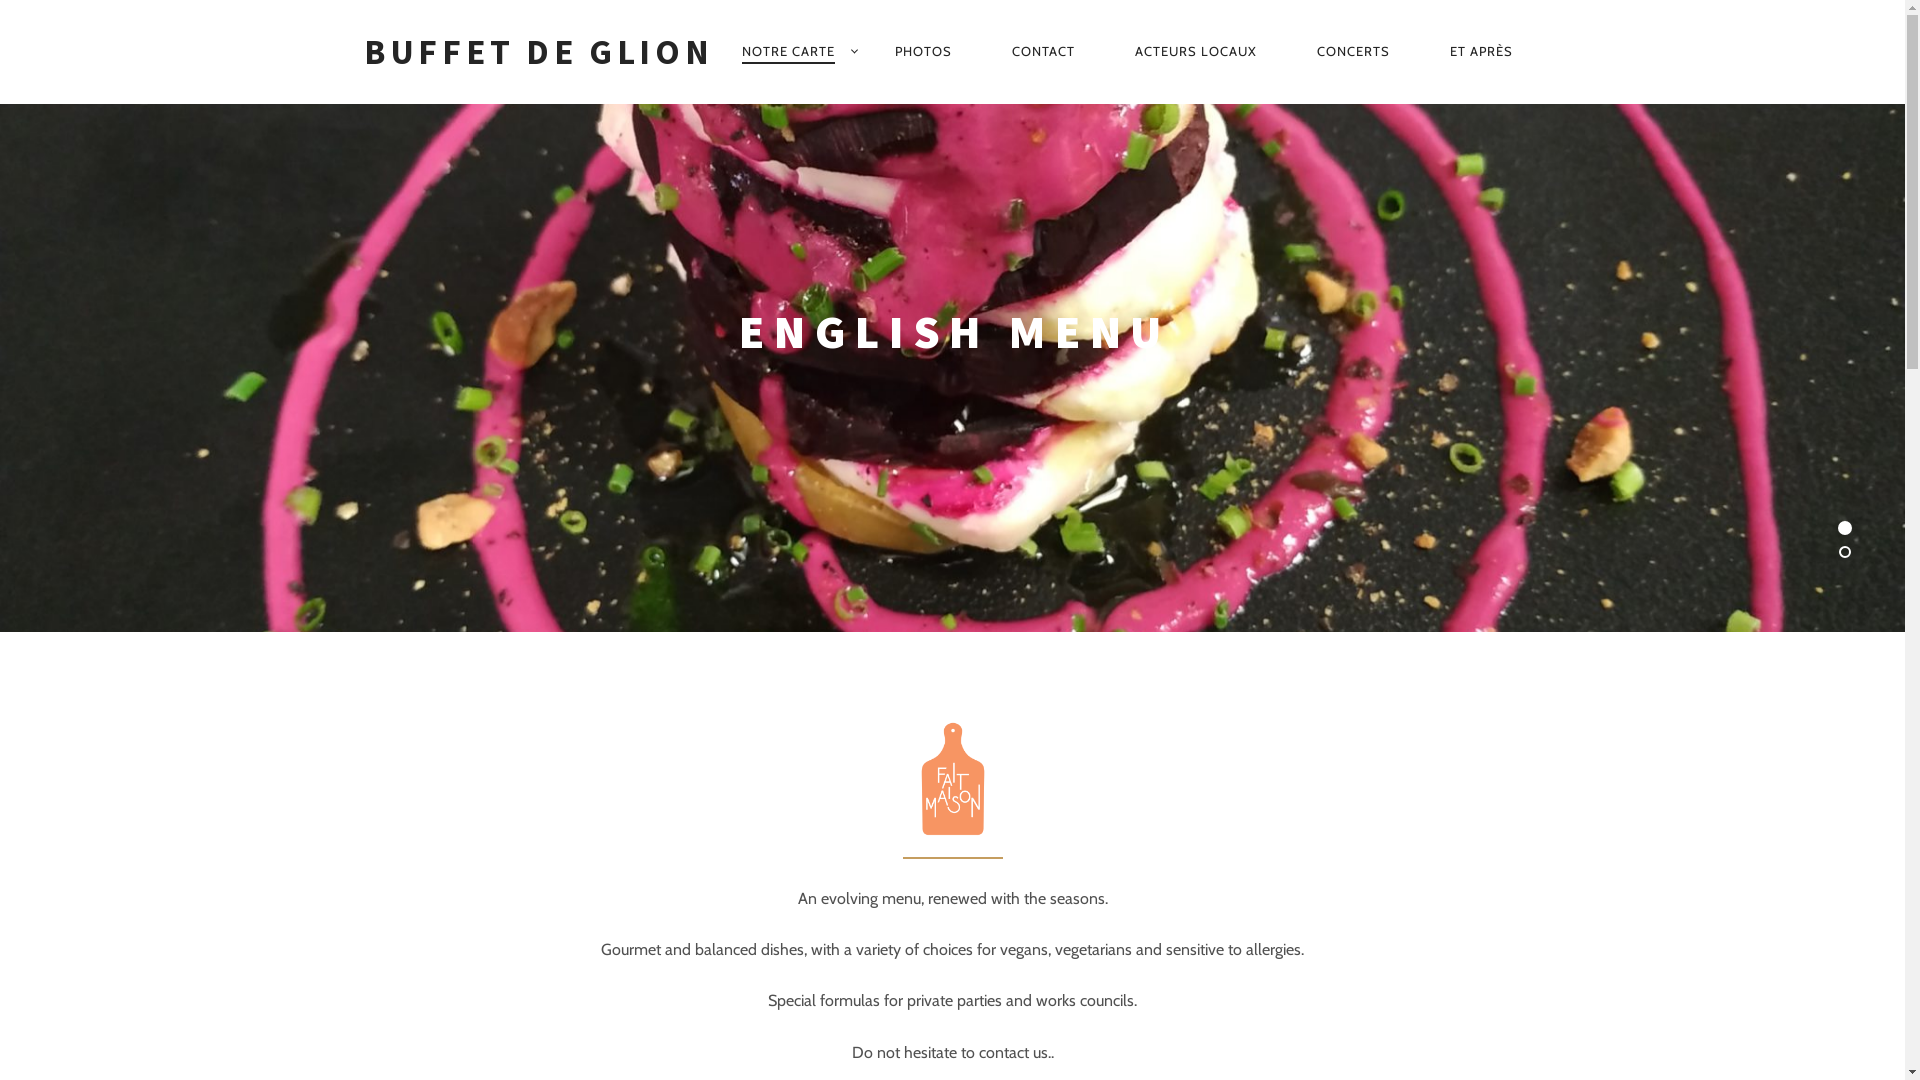  I want to click on 'CONCERTS', so click(1353, 49).